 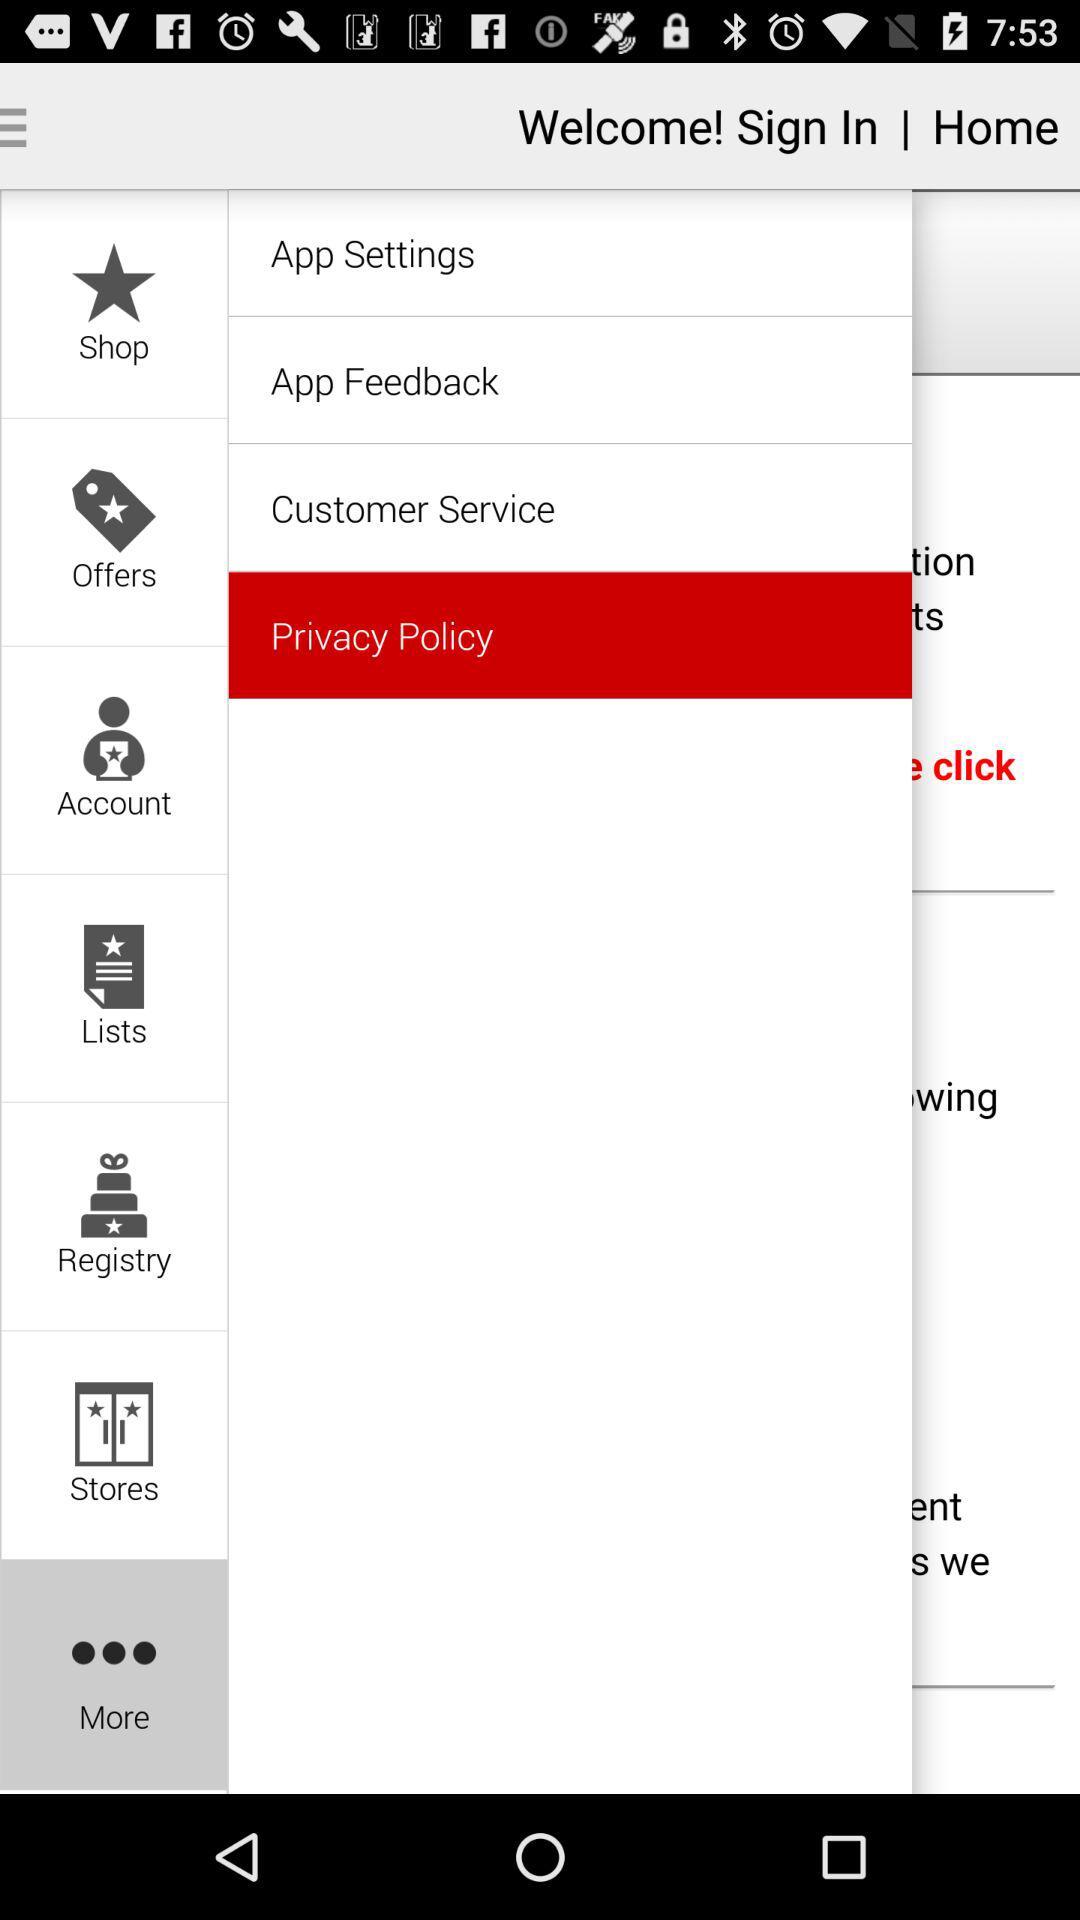 What do you see at coordinates (697, 124) in the screenshot?
I see `text before home option` at bounding box center [697, 124].